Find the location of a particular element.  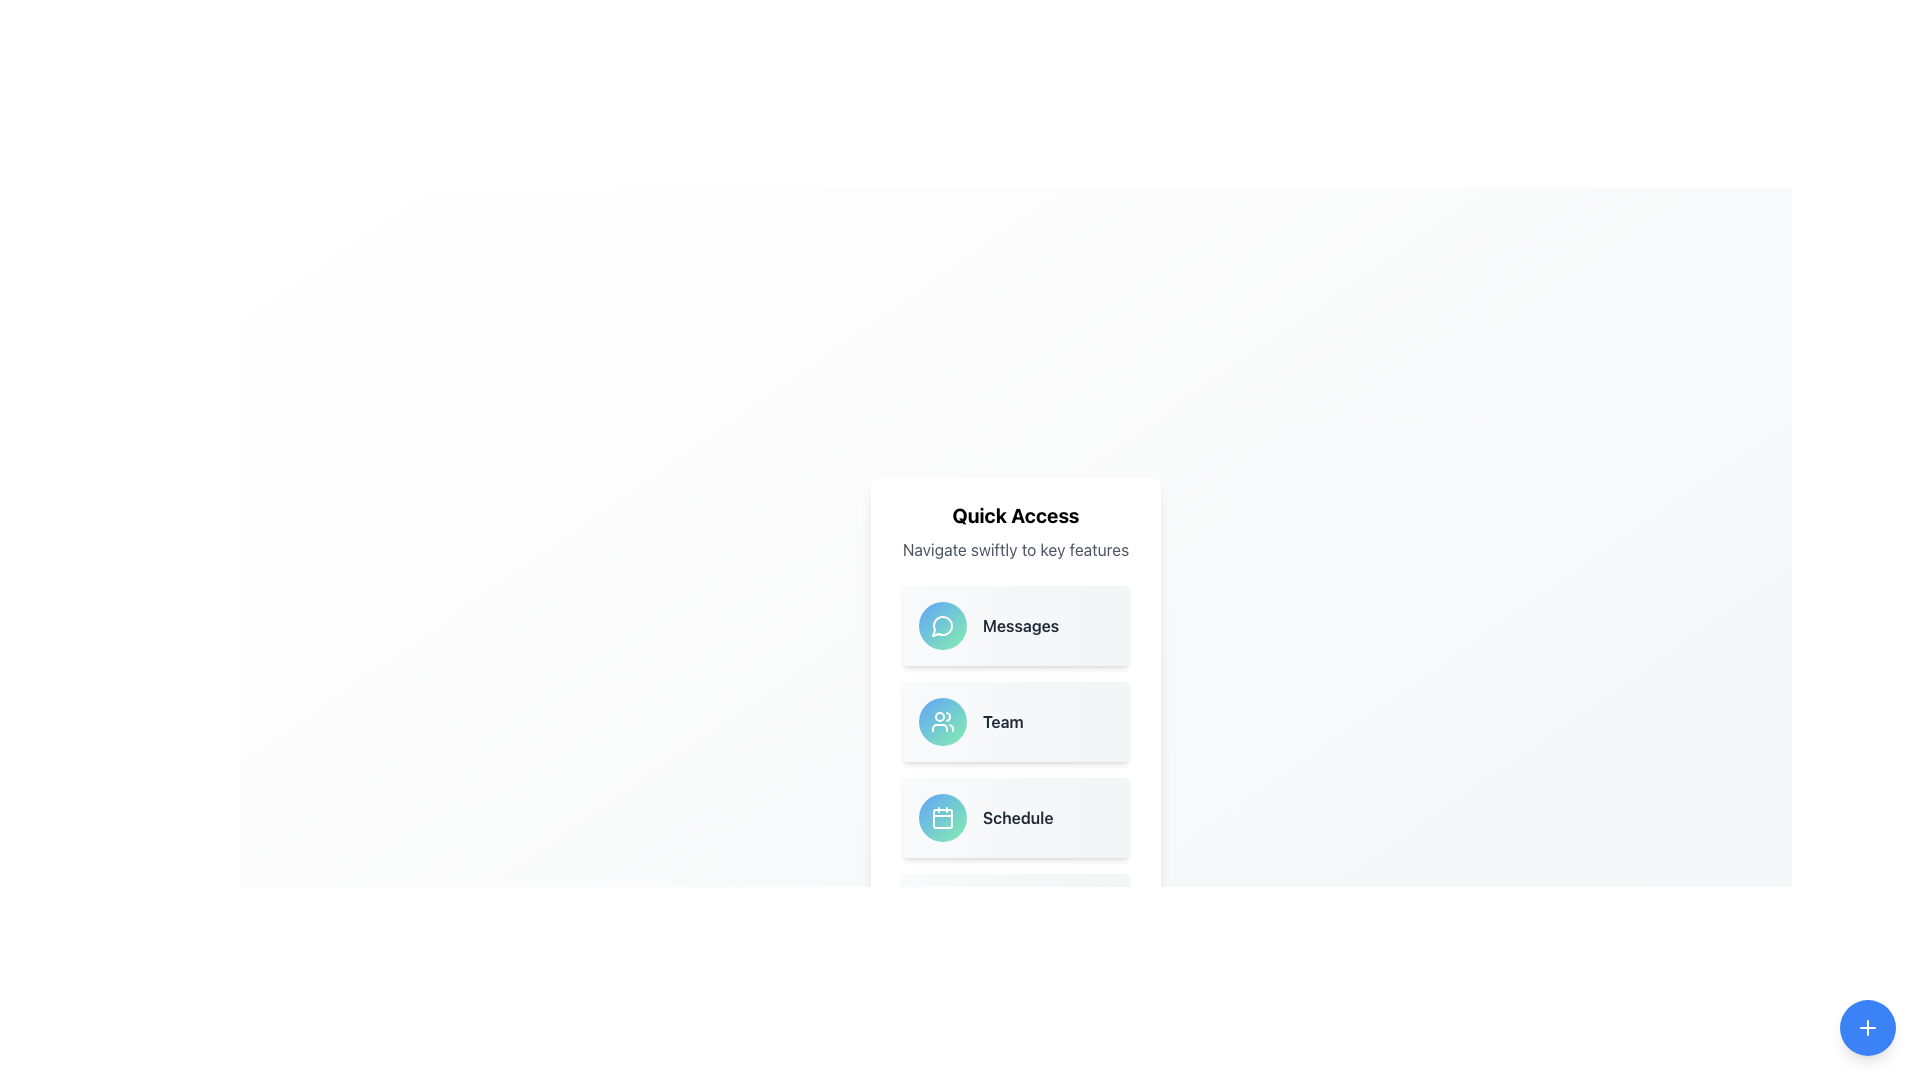

the vertical navigation menu option is located at coordinates (1016, 769).